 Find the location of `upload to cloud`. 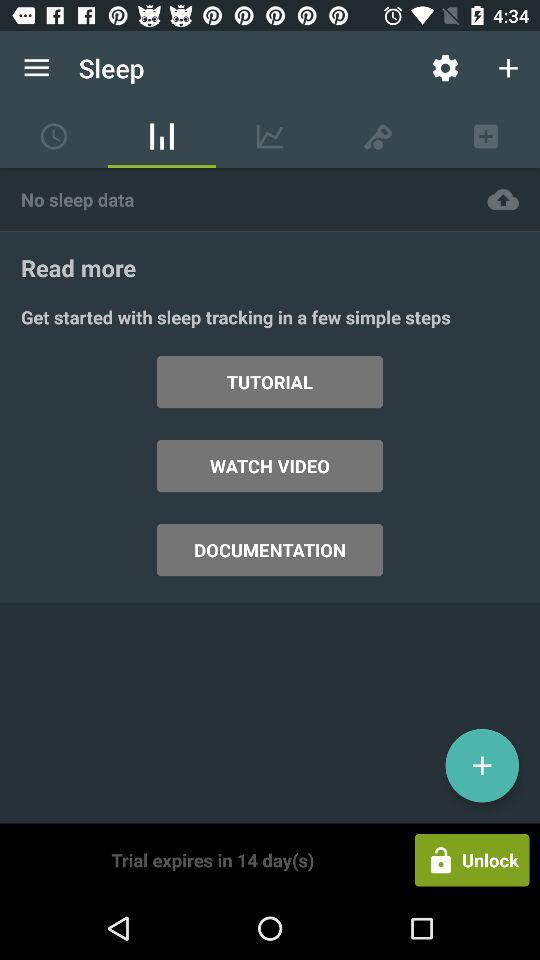

upload to cloud is located at coordinates (502, 199).